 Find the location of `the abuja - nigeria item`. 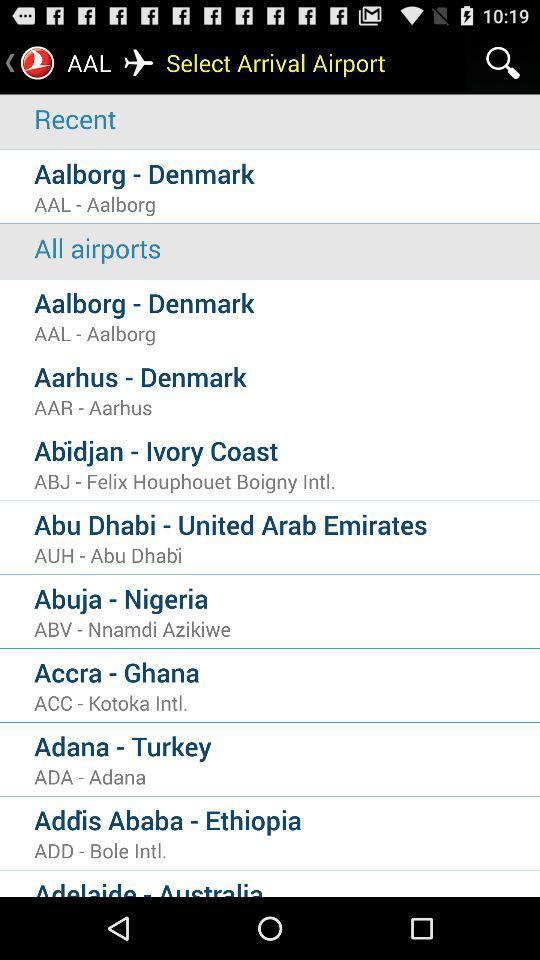

the abuja - nigeria item is located at coordinates (286, 598).